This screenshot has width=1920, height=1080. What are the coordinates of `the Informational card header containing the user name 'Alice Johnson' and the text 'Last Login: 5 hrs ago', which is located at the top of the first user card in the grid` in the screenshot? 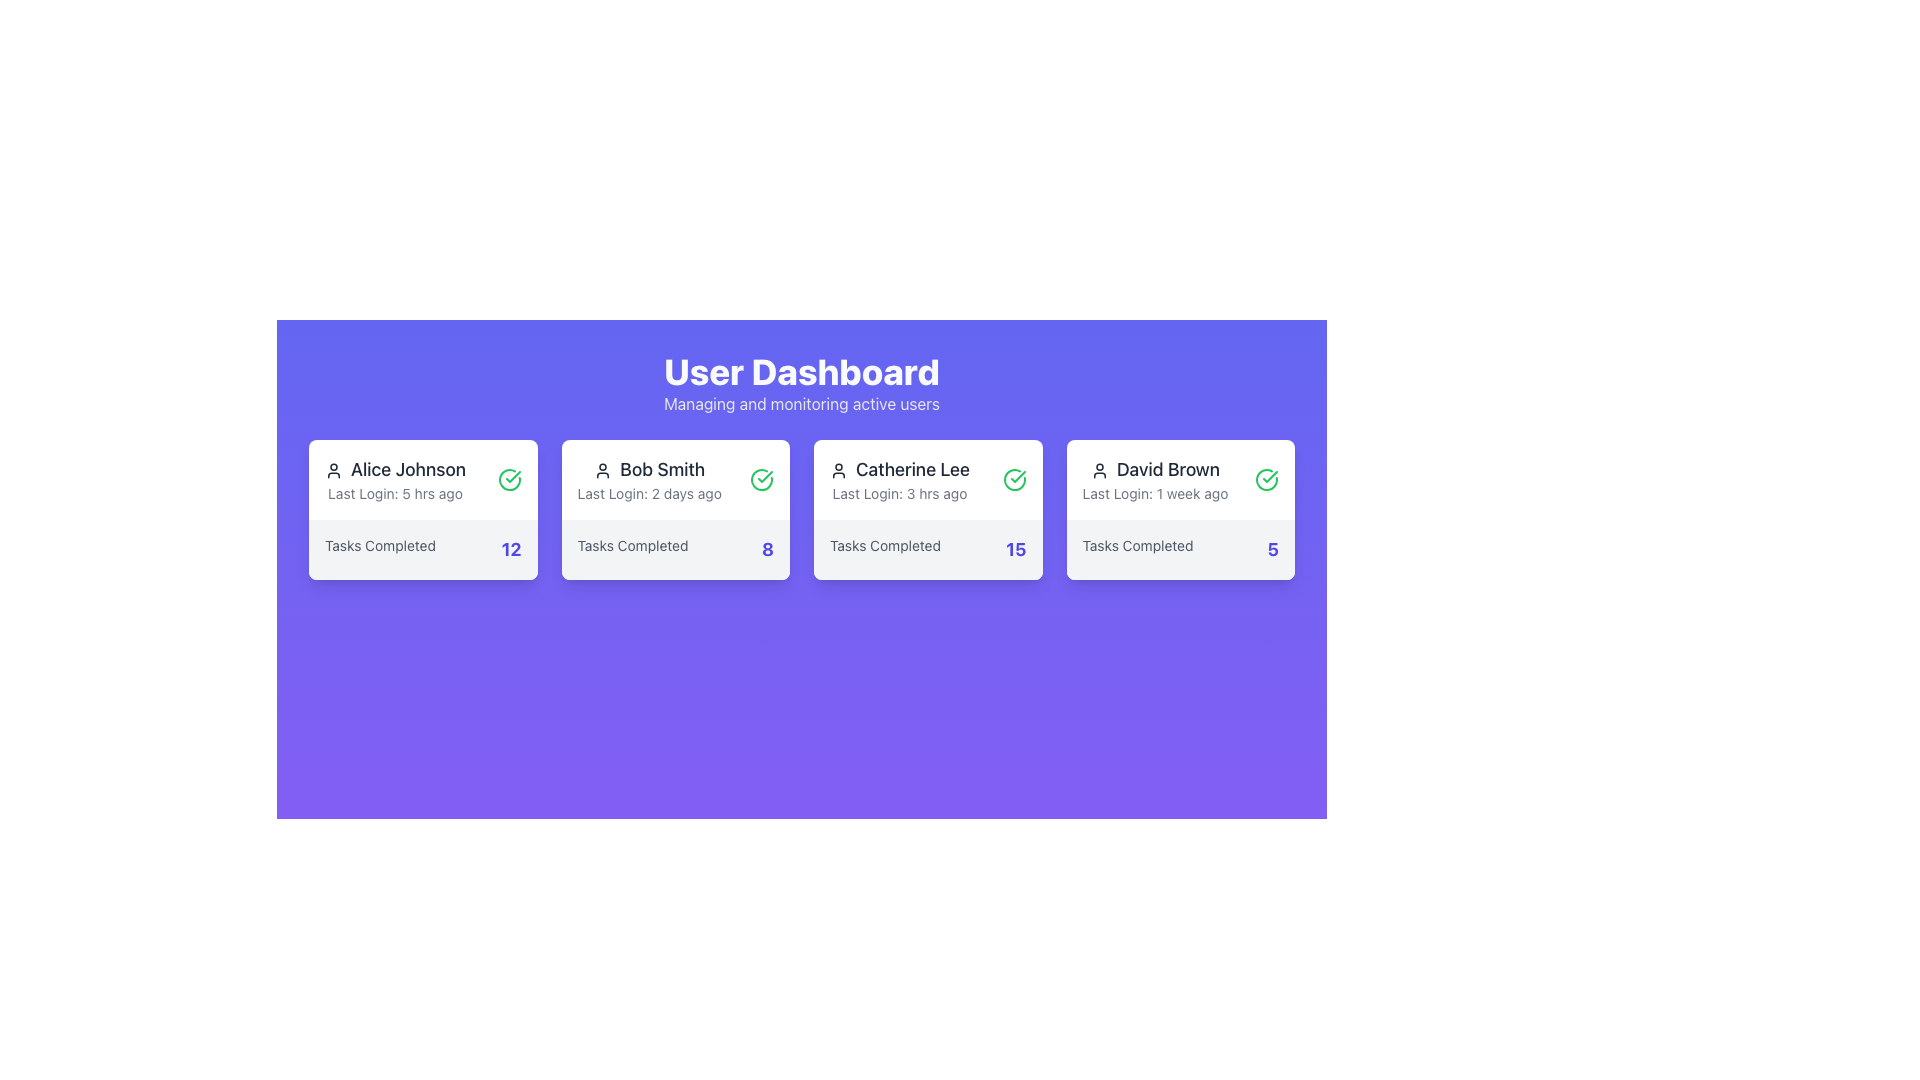 It's located at (422, 479).